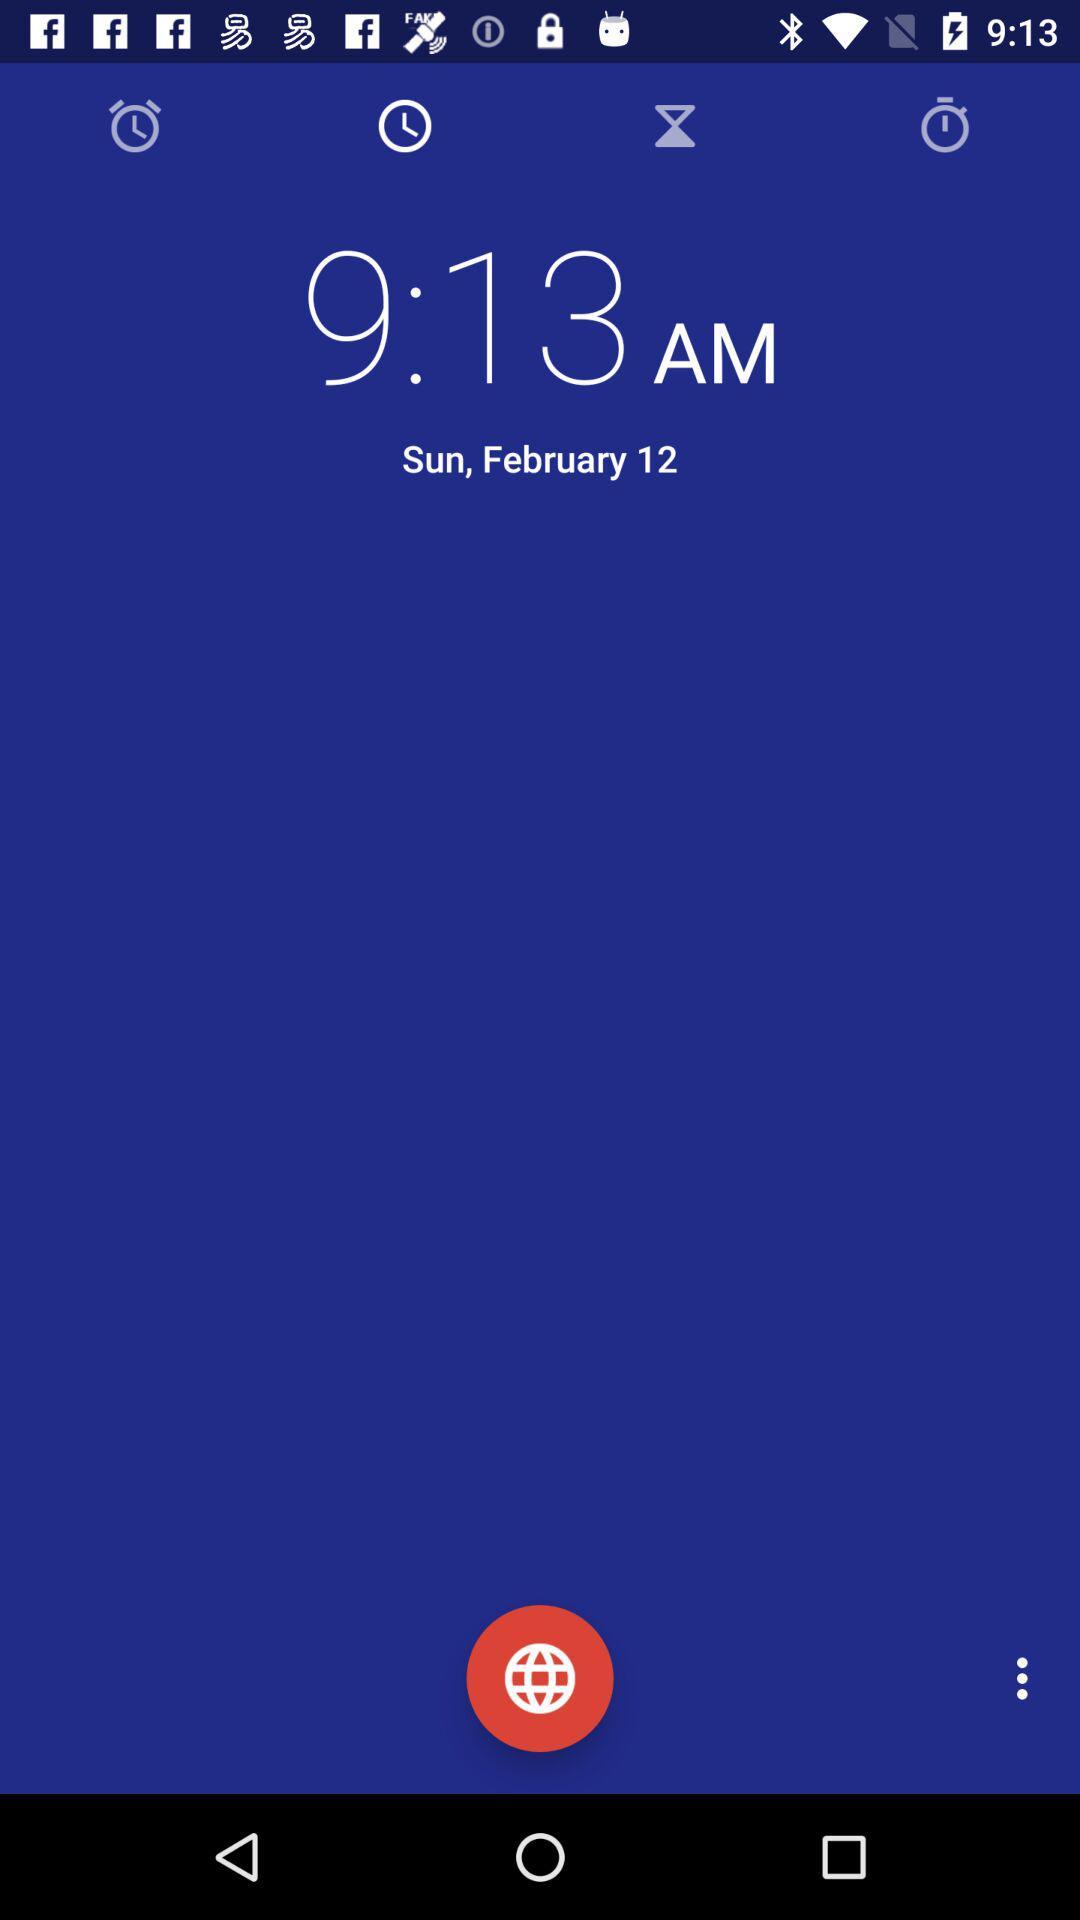 The image size is (1080, 1920). I want to click on the globe icon, so click(540, 1678).